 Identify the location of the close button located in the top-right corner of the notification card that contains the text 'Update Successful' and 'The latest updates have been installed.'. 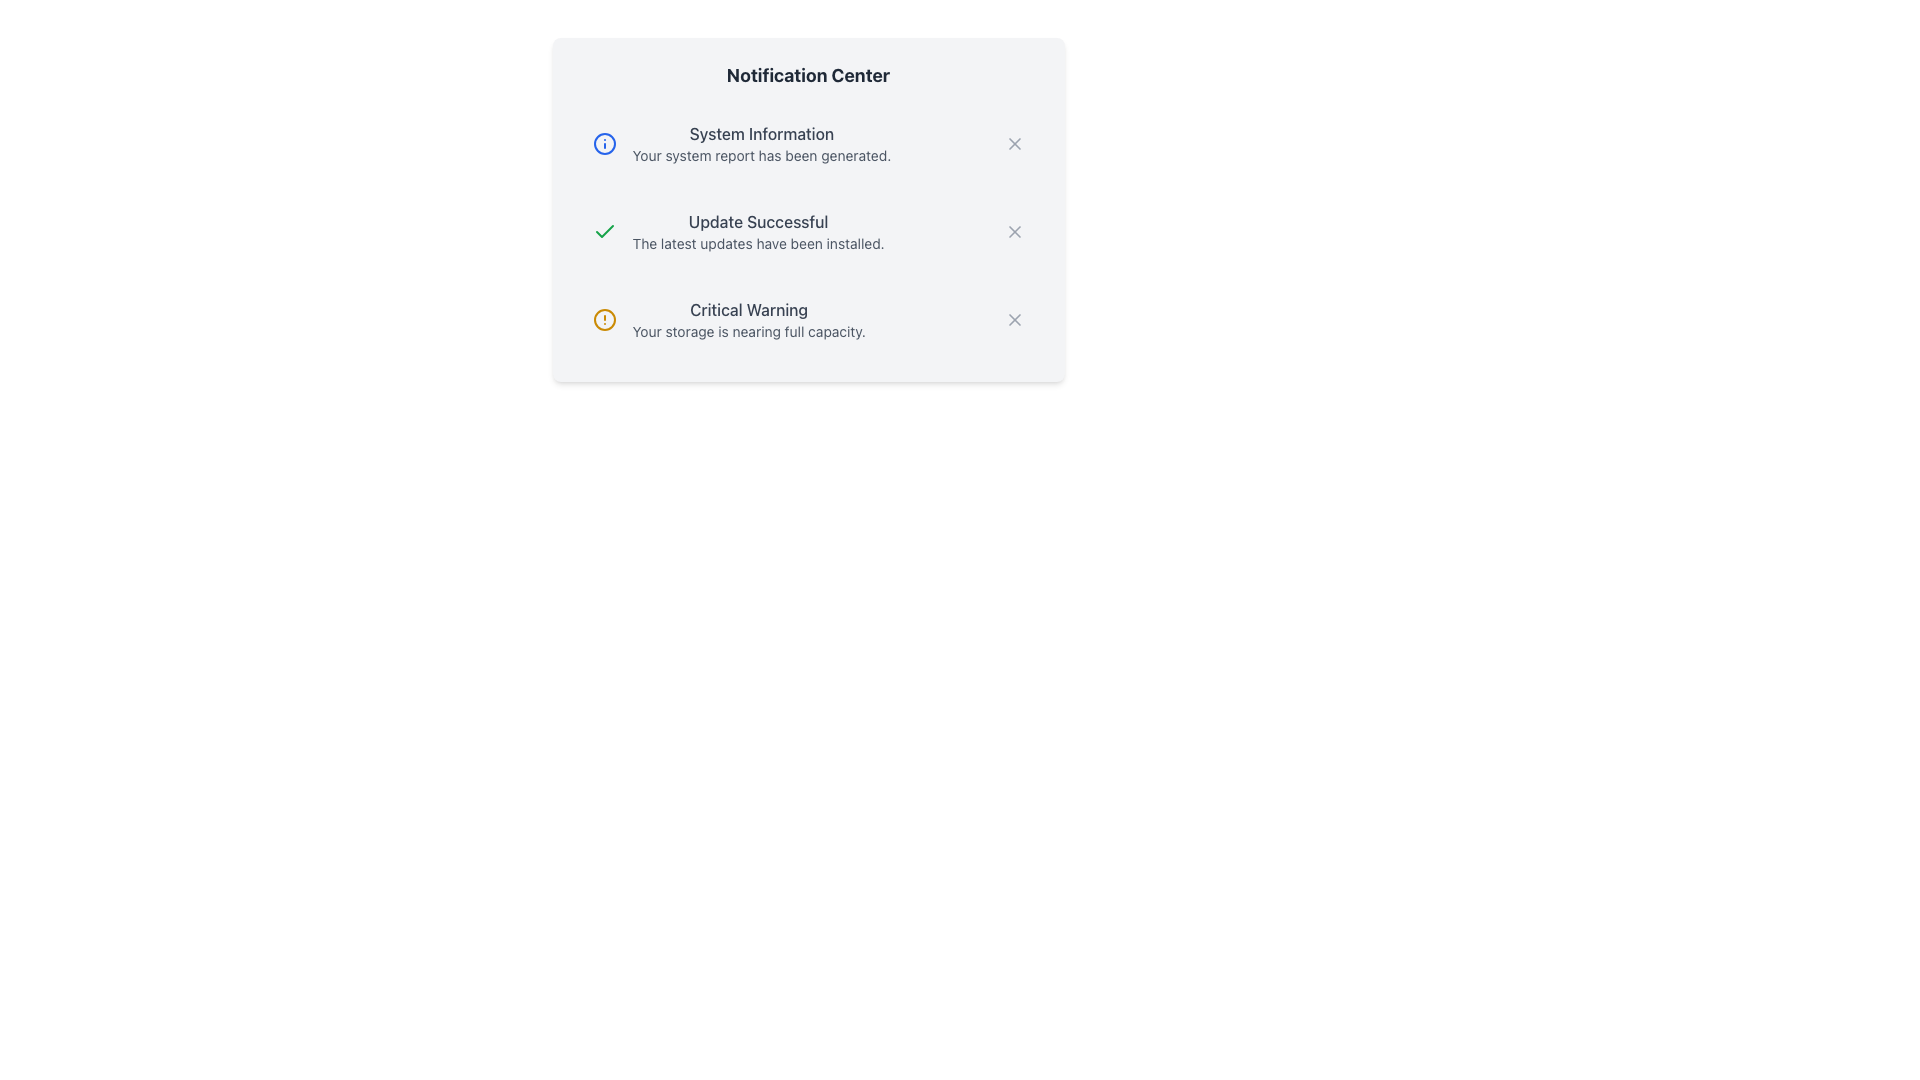
(1014, 230).